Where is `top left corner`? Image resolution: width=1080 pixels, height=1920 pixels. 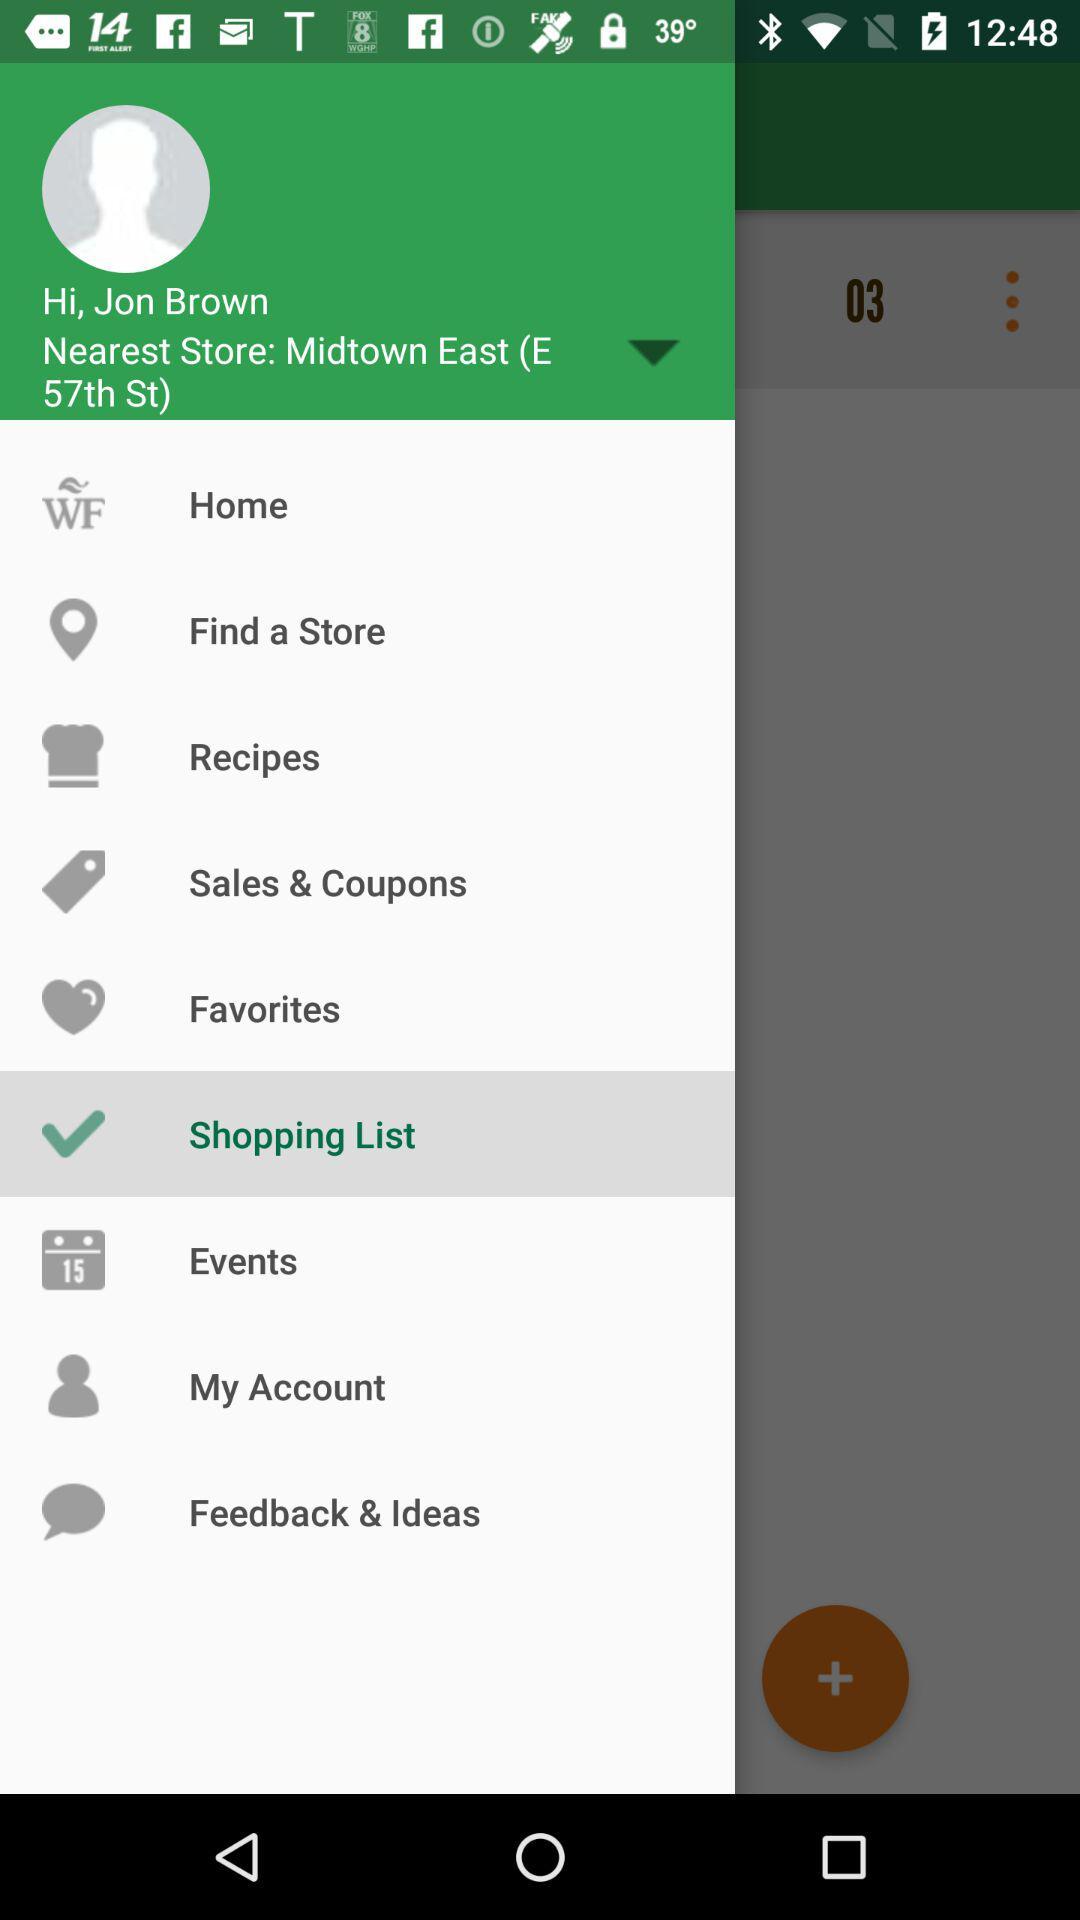 top left corner is located at coordinates (126, 188).